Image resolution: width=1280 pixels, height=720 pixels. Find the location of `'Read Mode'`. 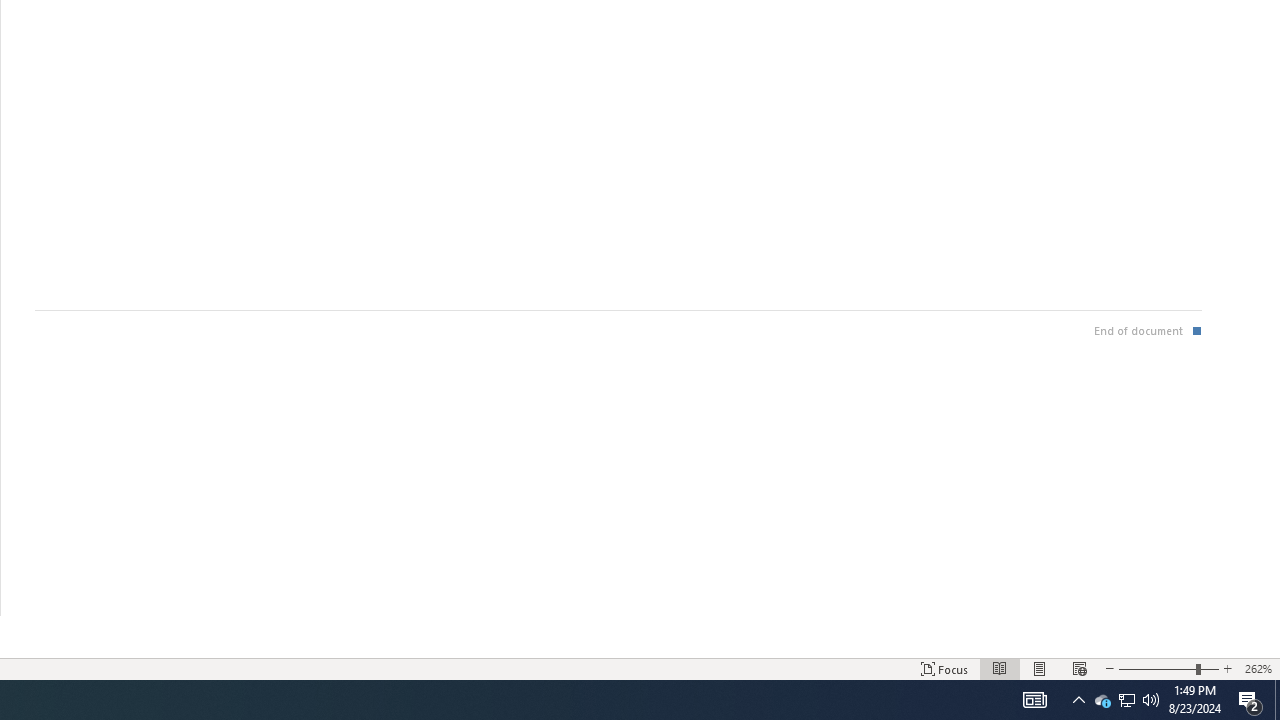

'Read Mode' is located at coordinates (1000, 669).